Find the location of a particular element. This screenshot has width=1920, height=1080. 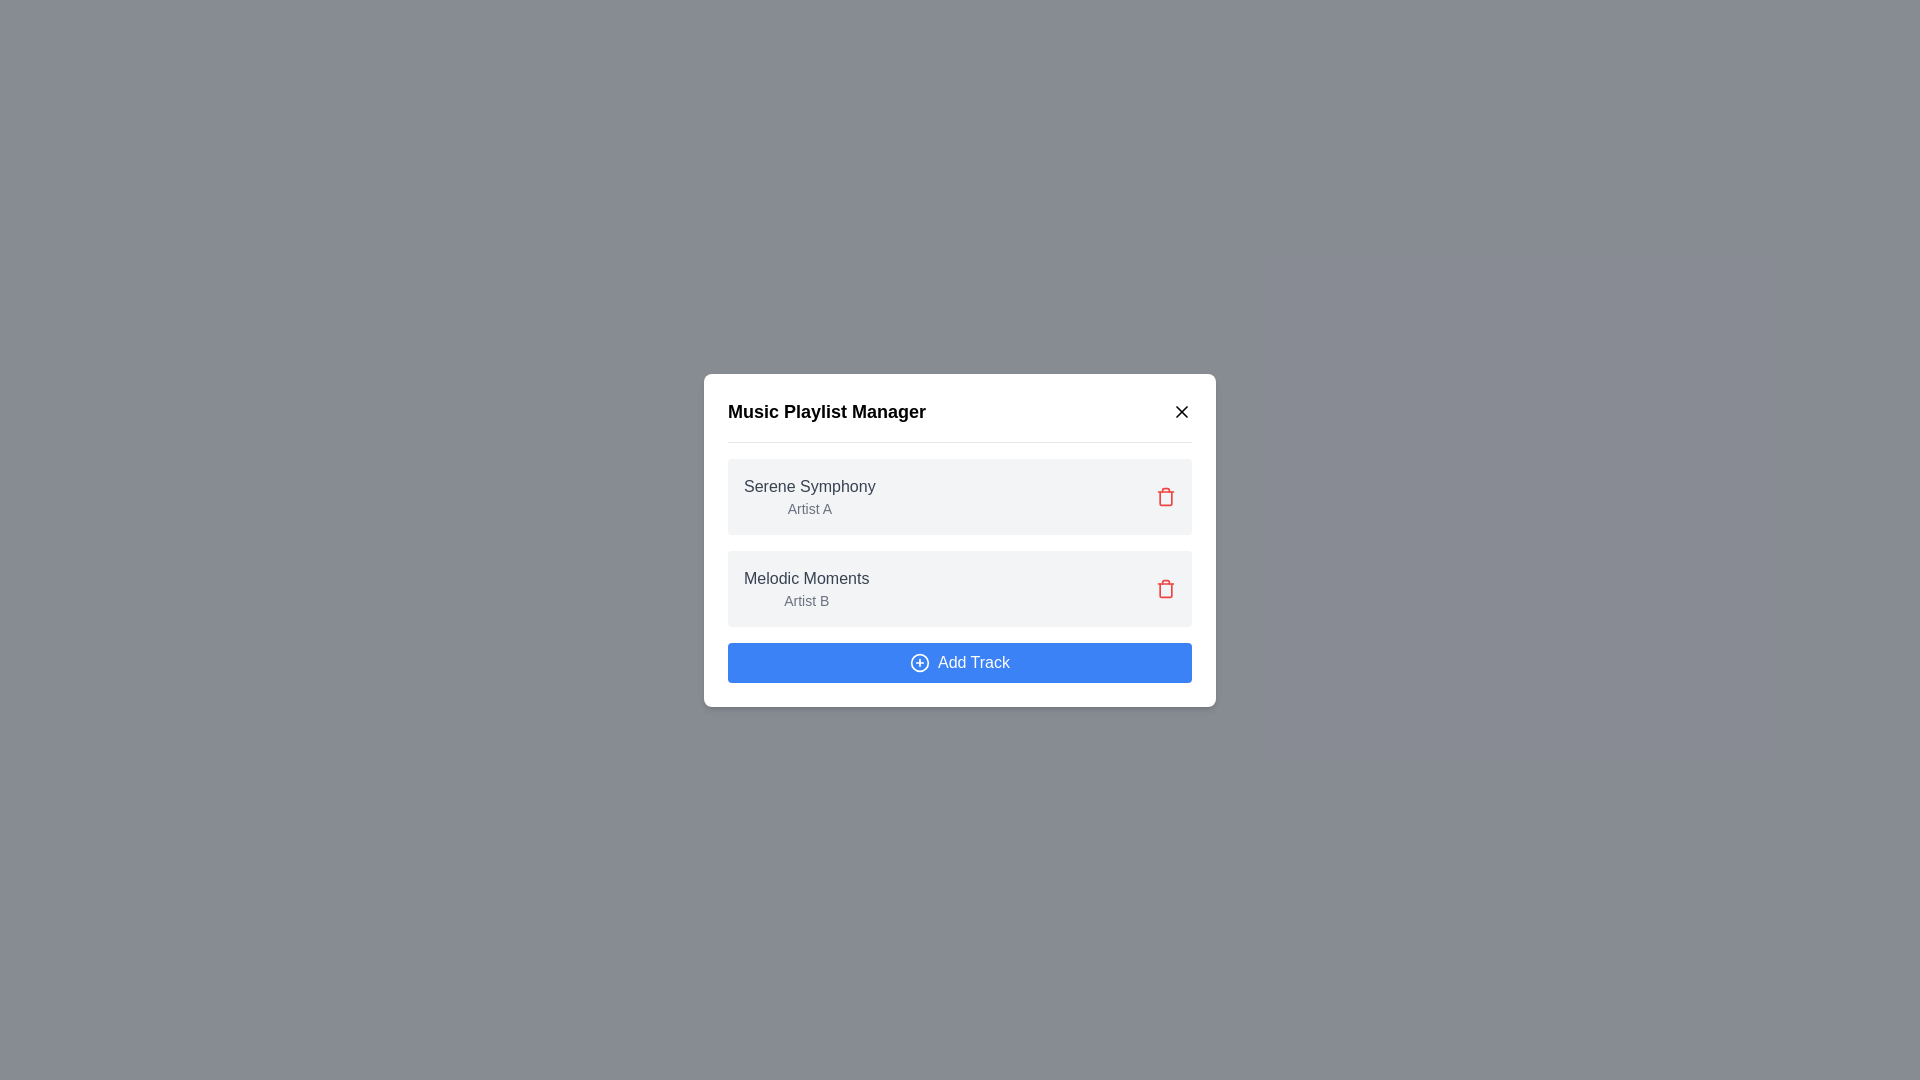

title label of the modal that indicates the context of managing a music playlist is located at coordinates (826, 410).